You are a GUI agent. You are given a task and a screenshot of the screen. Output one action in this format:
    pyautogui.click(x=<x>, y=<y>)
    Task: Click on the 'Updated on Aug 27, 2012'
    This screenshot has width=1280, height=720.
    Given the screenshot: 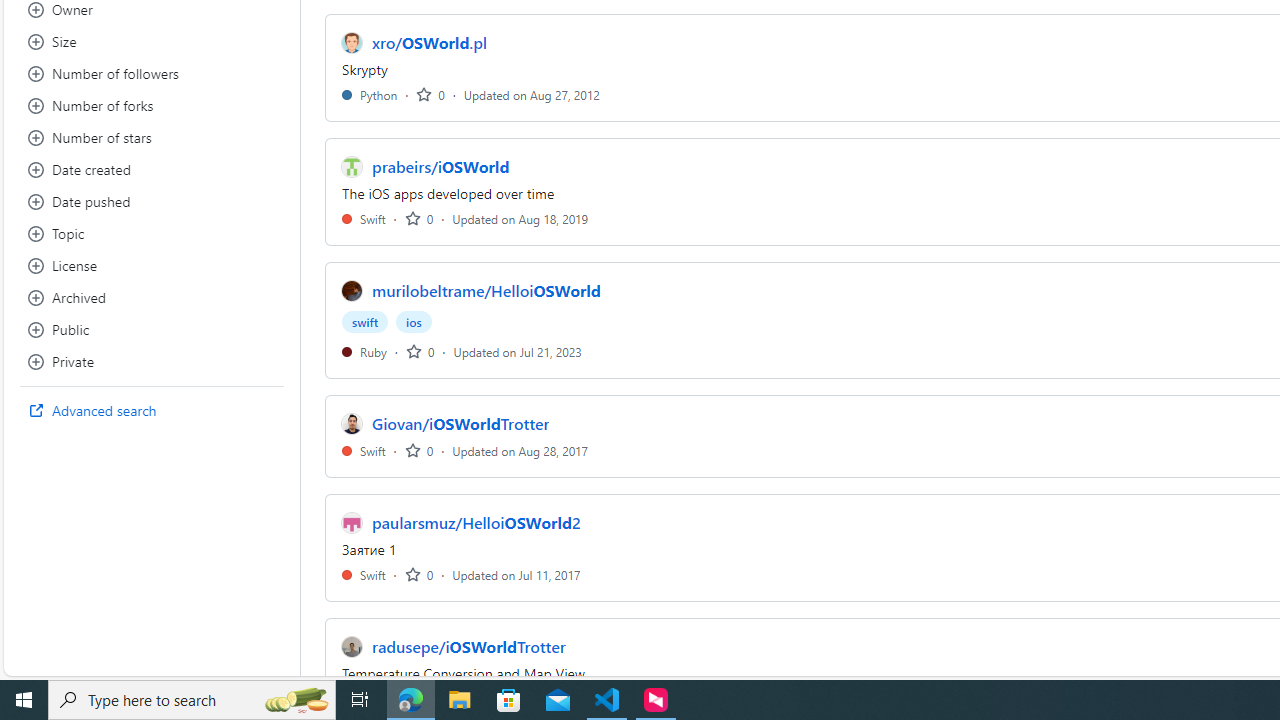 What is the action you would take?
    pyautogui.click(x=531, y=94)
    